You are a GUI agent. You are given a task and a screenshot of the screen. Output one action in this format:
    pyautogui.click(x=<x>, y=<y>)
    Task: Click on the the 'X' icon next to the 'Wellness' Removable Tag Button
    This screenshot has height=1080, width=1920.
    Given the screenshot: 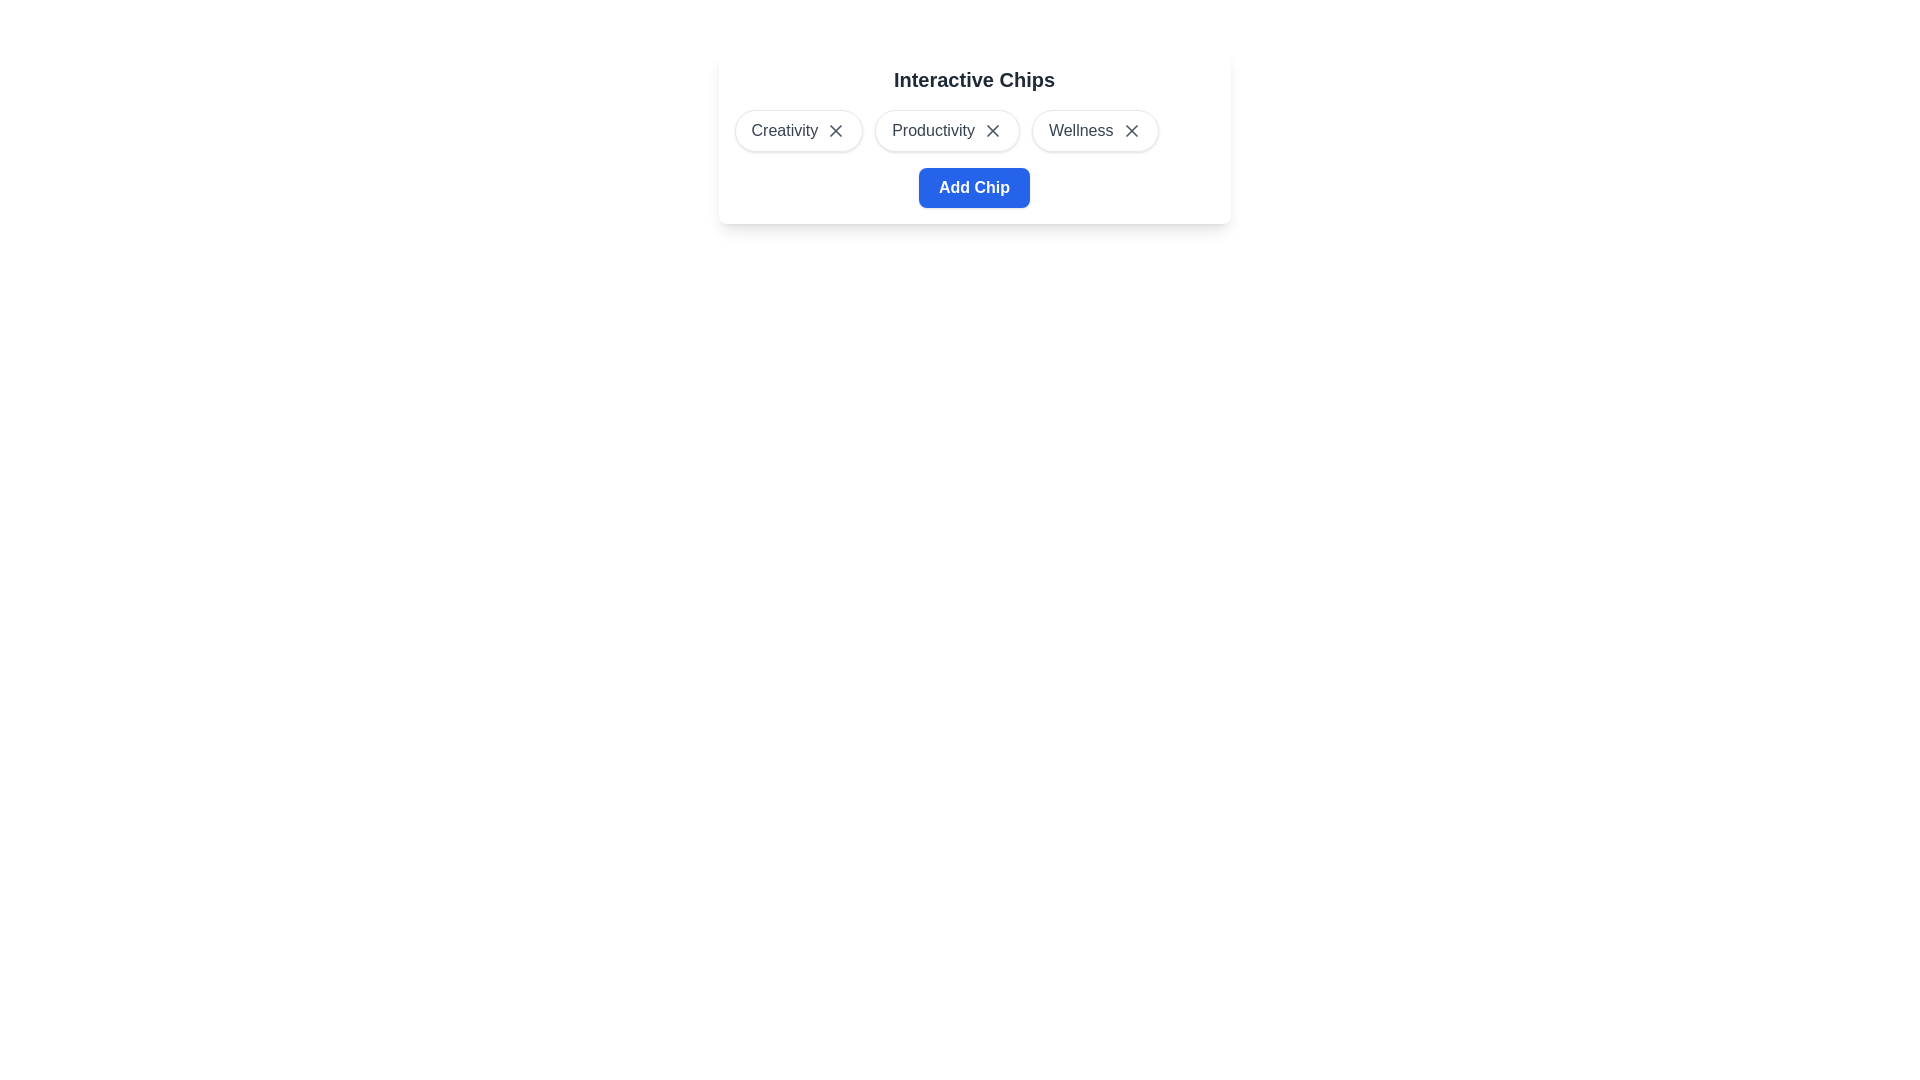 What is the action you would take?
    pyautogui.click(x=1094, y=131)
    